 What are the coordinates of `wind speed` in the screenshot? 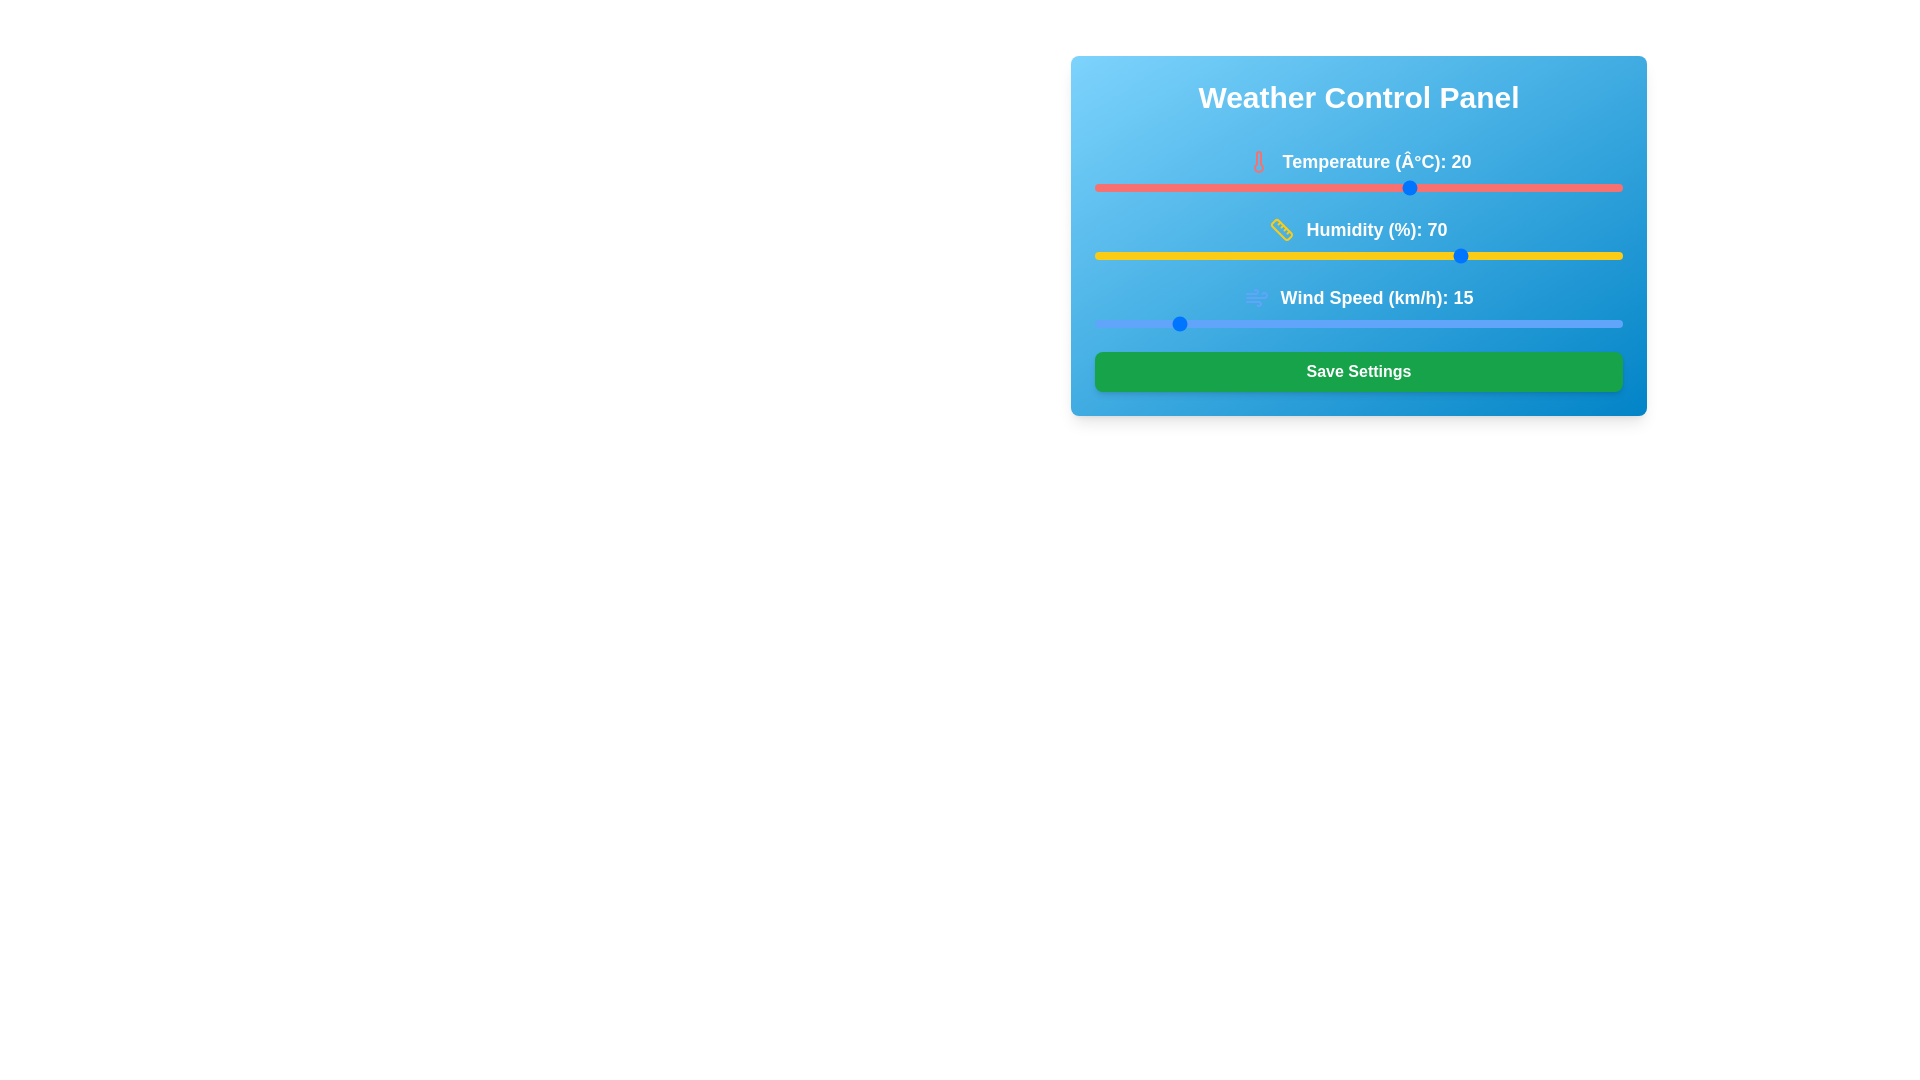 It's located at (1285, 323).